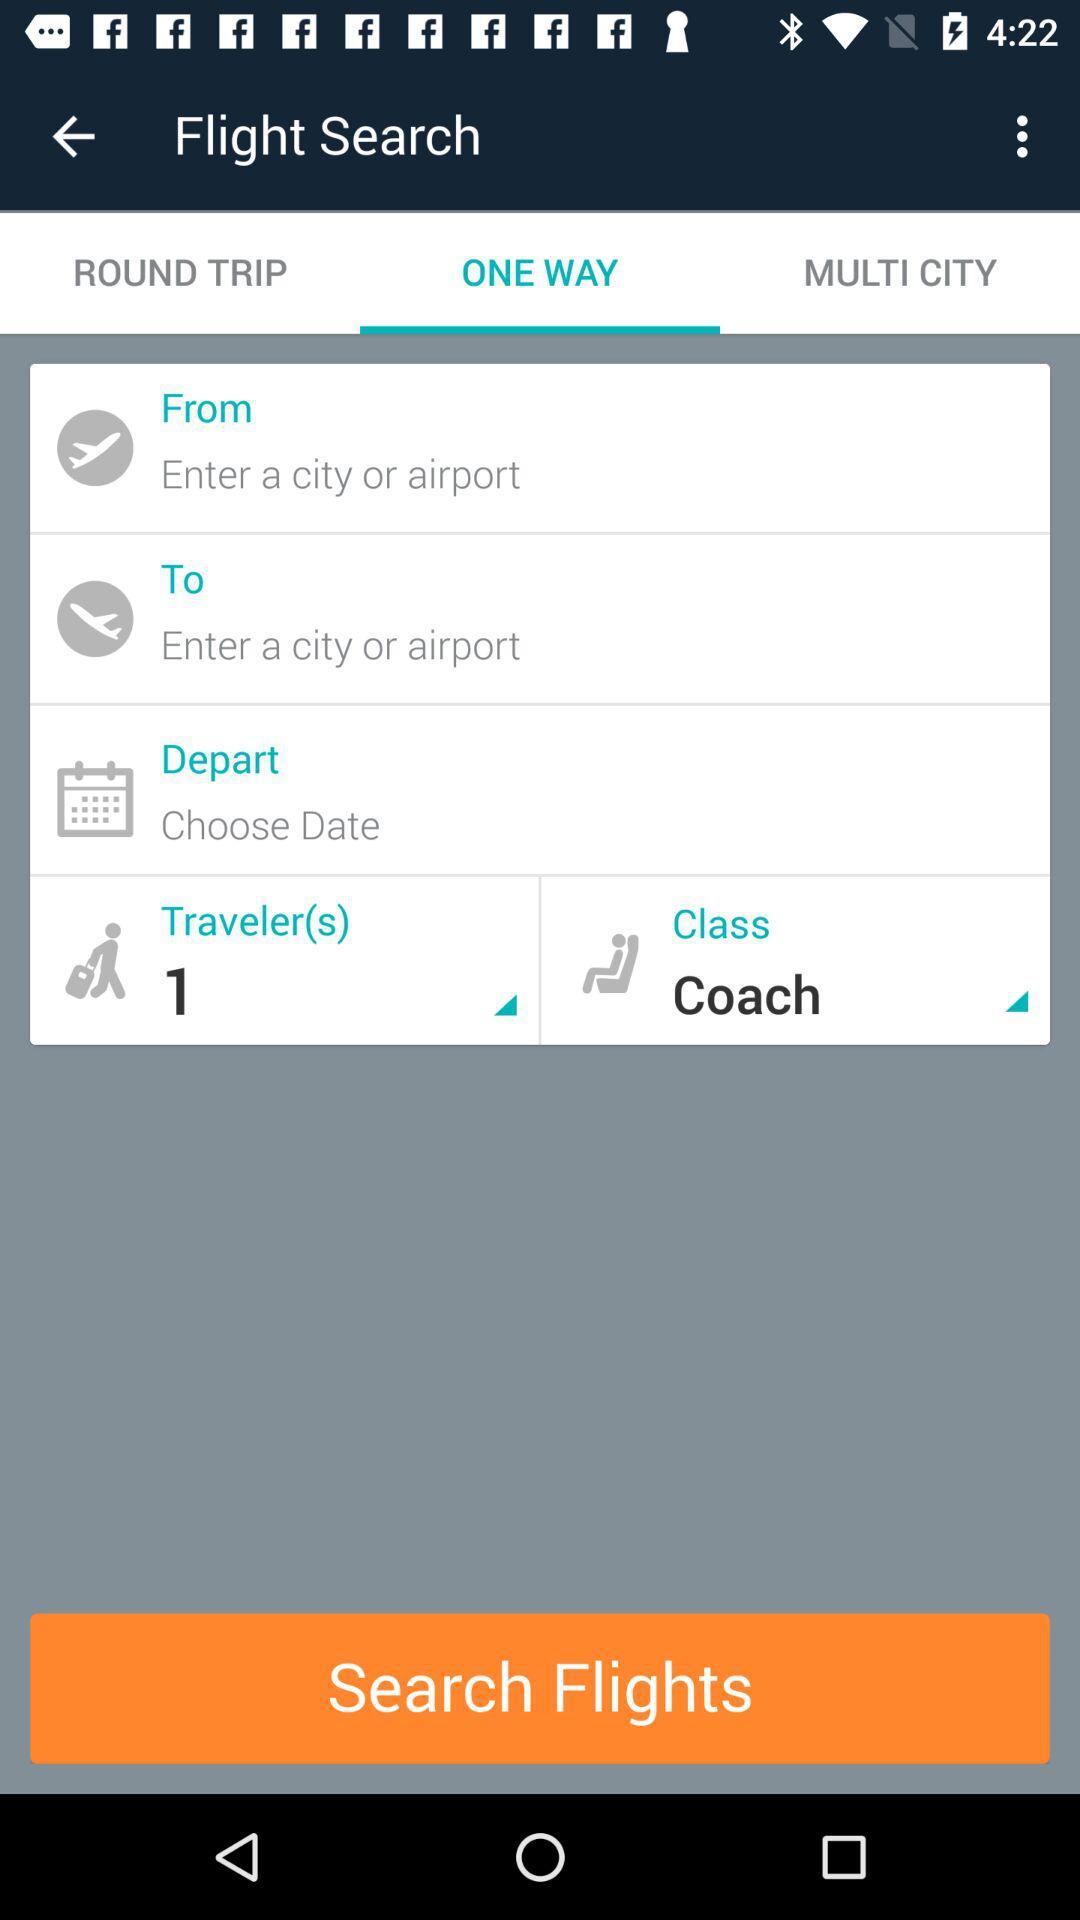  What do you see at coordinates (540, 272) in the screenshot?
I see `the item to the left of the multi city` at bounding box center [540, 272].